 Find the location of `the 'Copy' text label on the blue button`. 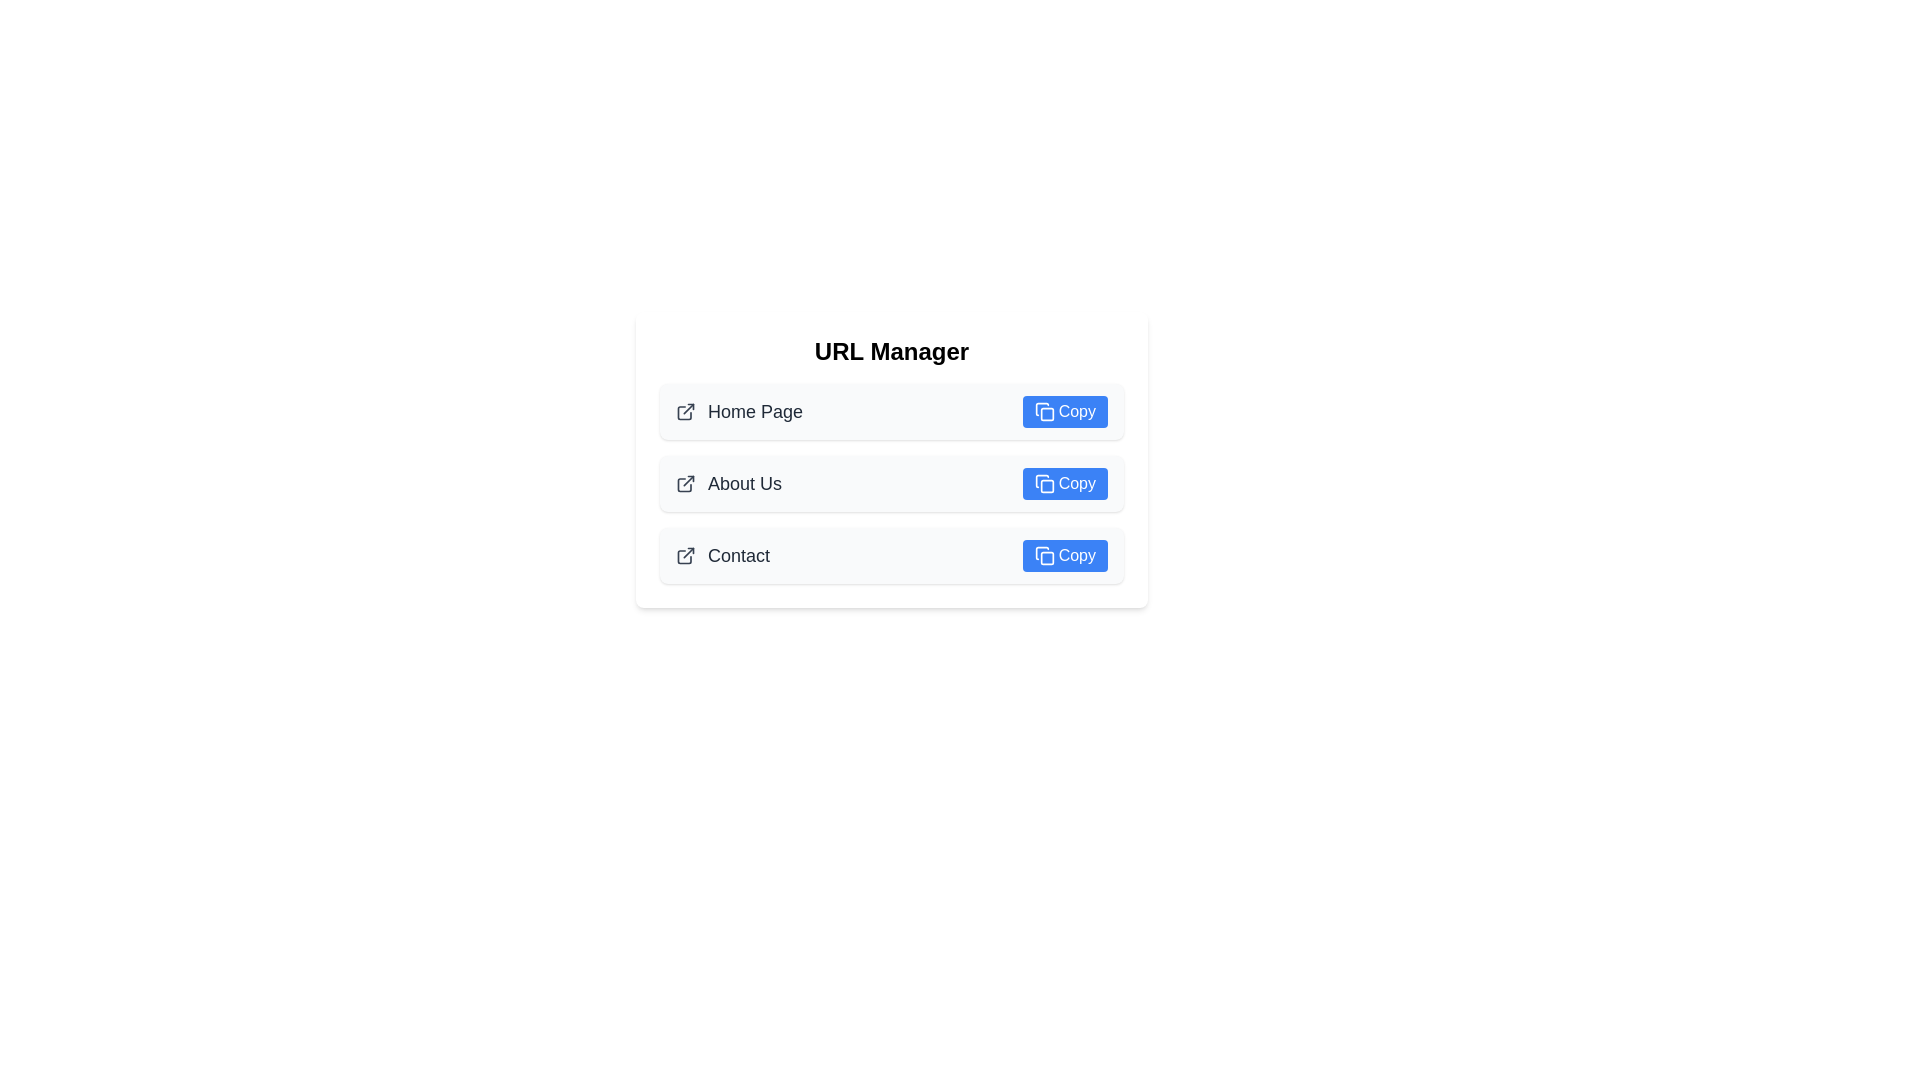

the 'Copy' text label on the blue button is located at coordinates (1076, 483).